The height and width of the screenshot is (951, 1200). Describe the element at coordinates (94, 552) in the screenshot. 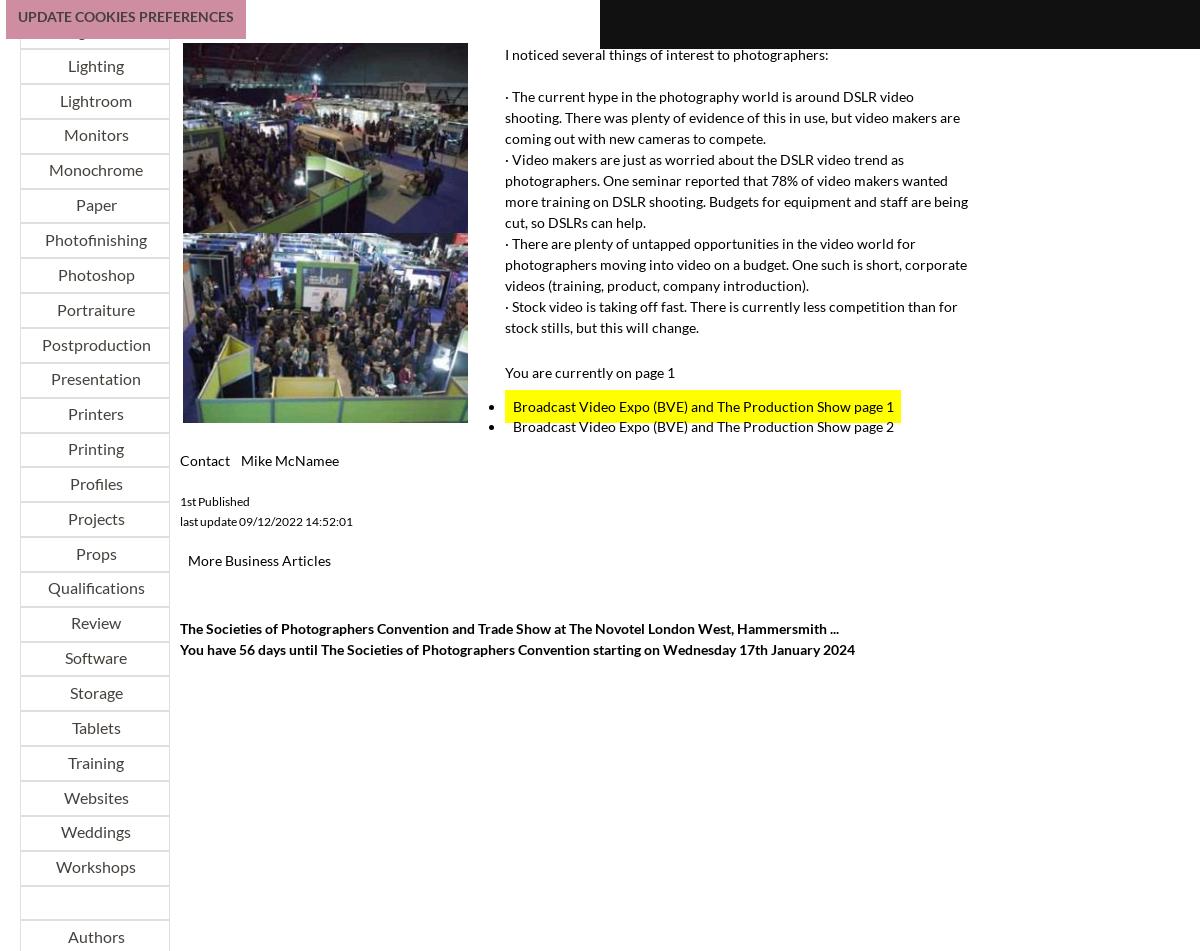

I see `'Props'` at that location.